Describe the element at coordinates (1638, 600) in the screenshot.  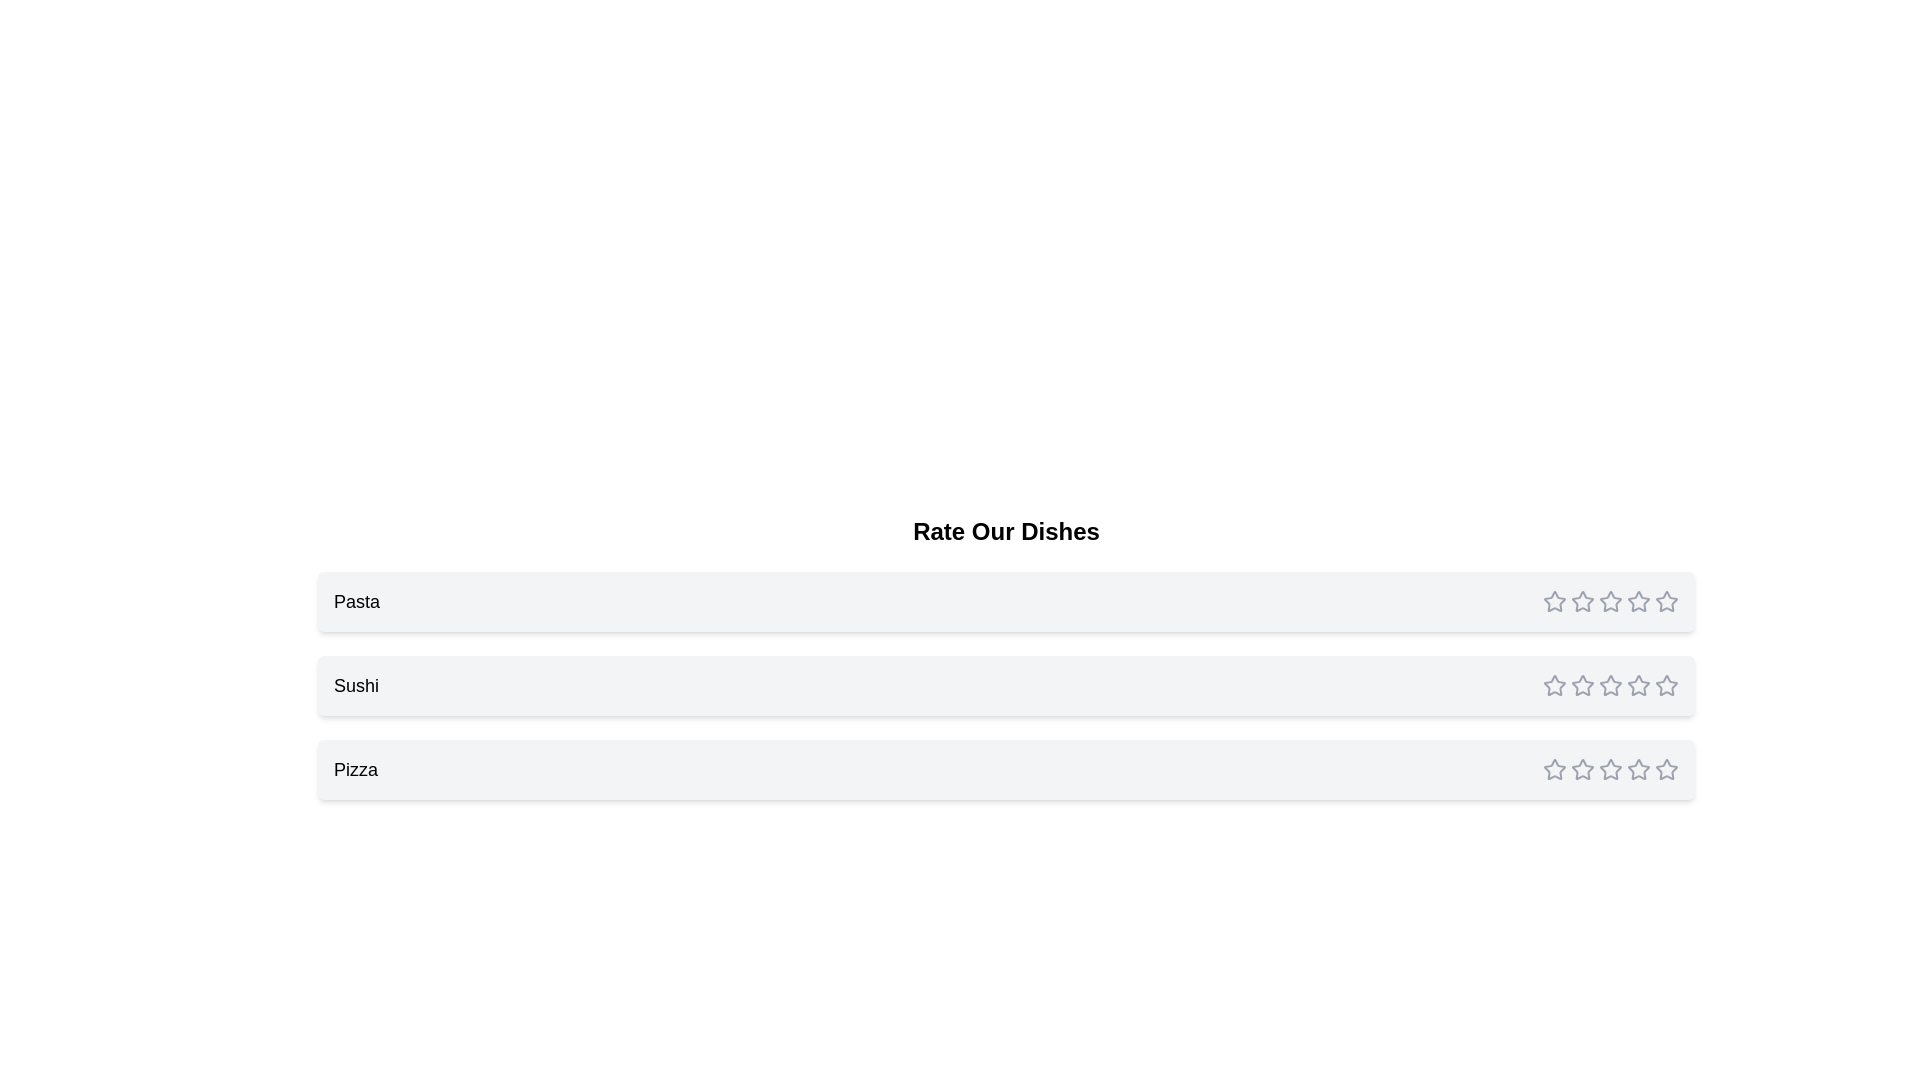
I see `the fourth star icon in the rating system` at that location.